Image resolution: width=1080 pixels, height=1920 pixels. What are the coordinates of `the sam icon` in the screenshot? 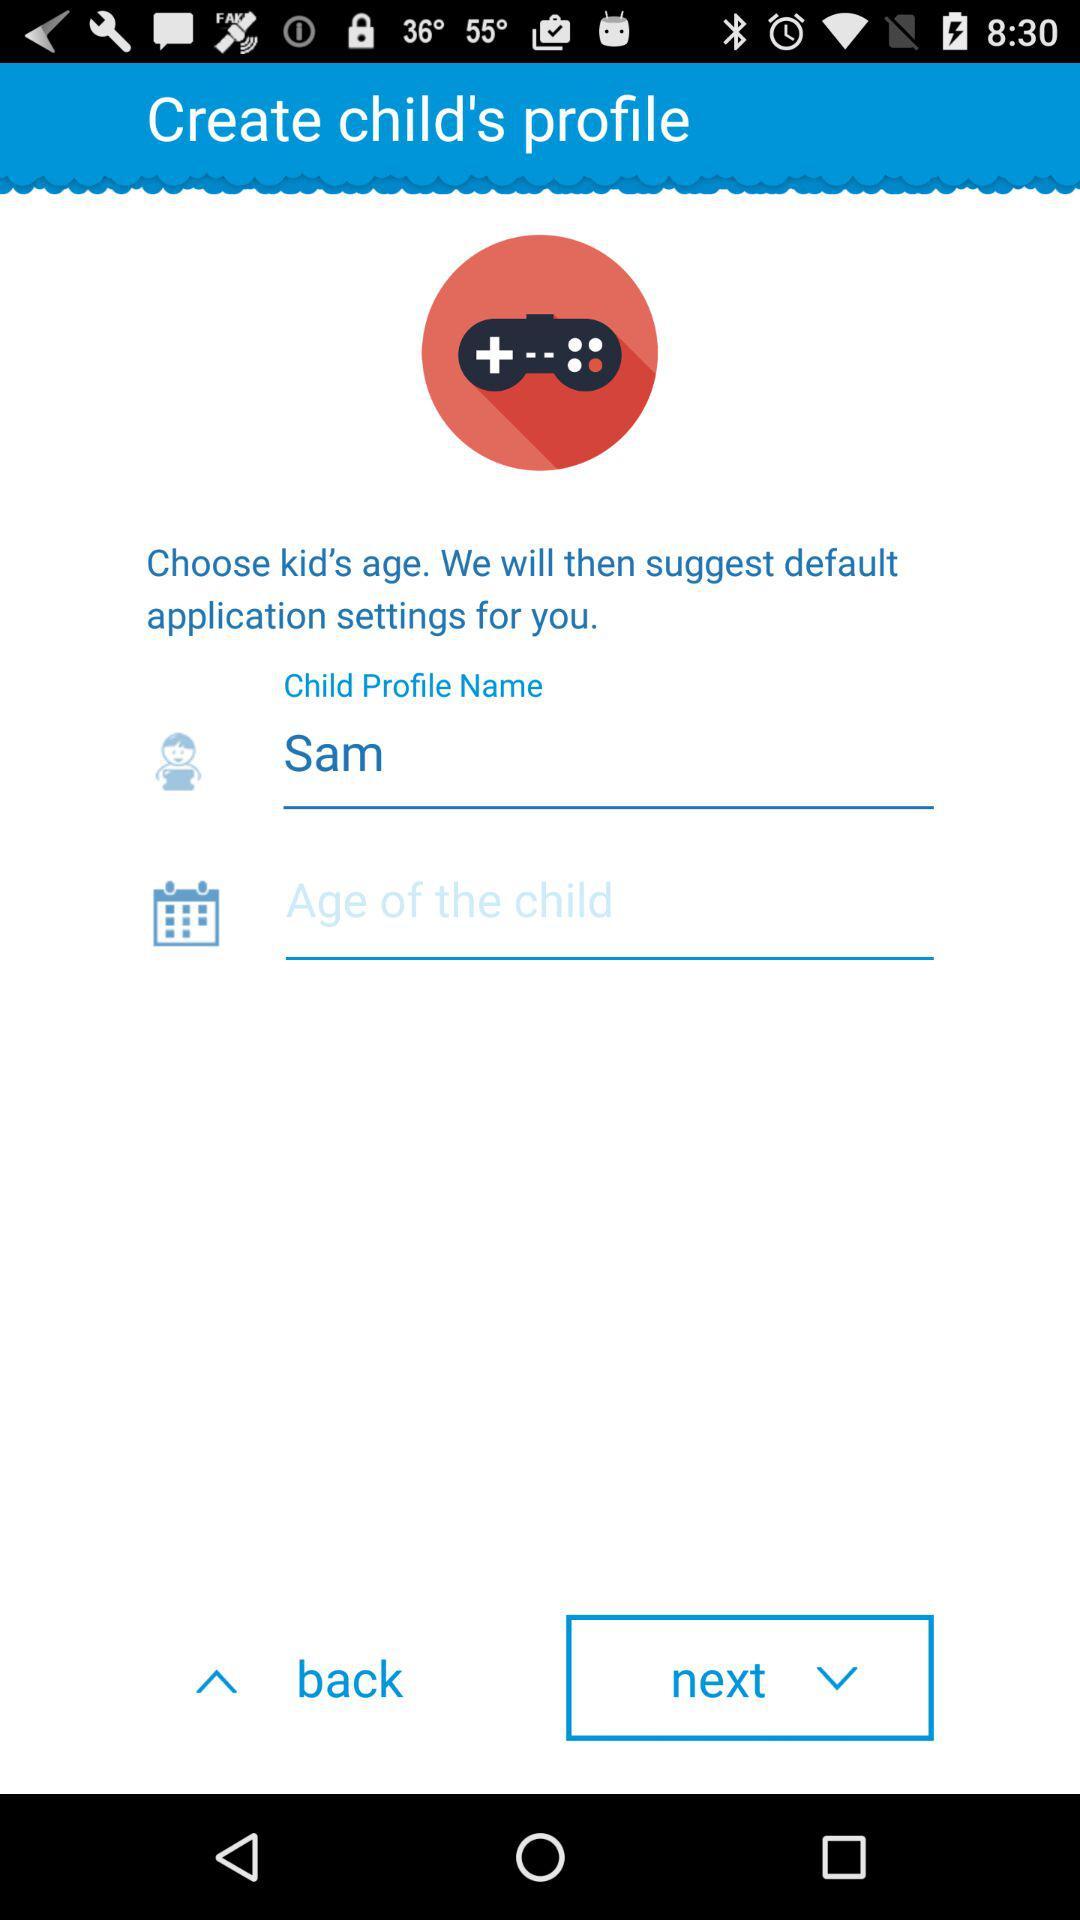 It's located at (540, 745).